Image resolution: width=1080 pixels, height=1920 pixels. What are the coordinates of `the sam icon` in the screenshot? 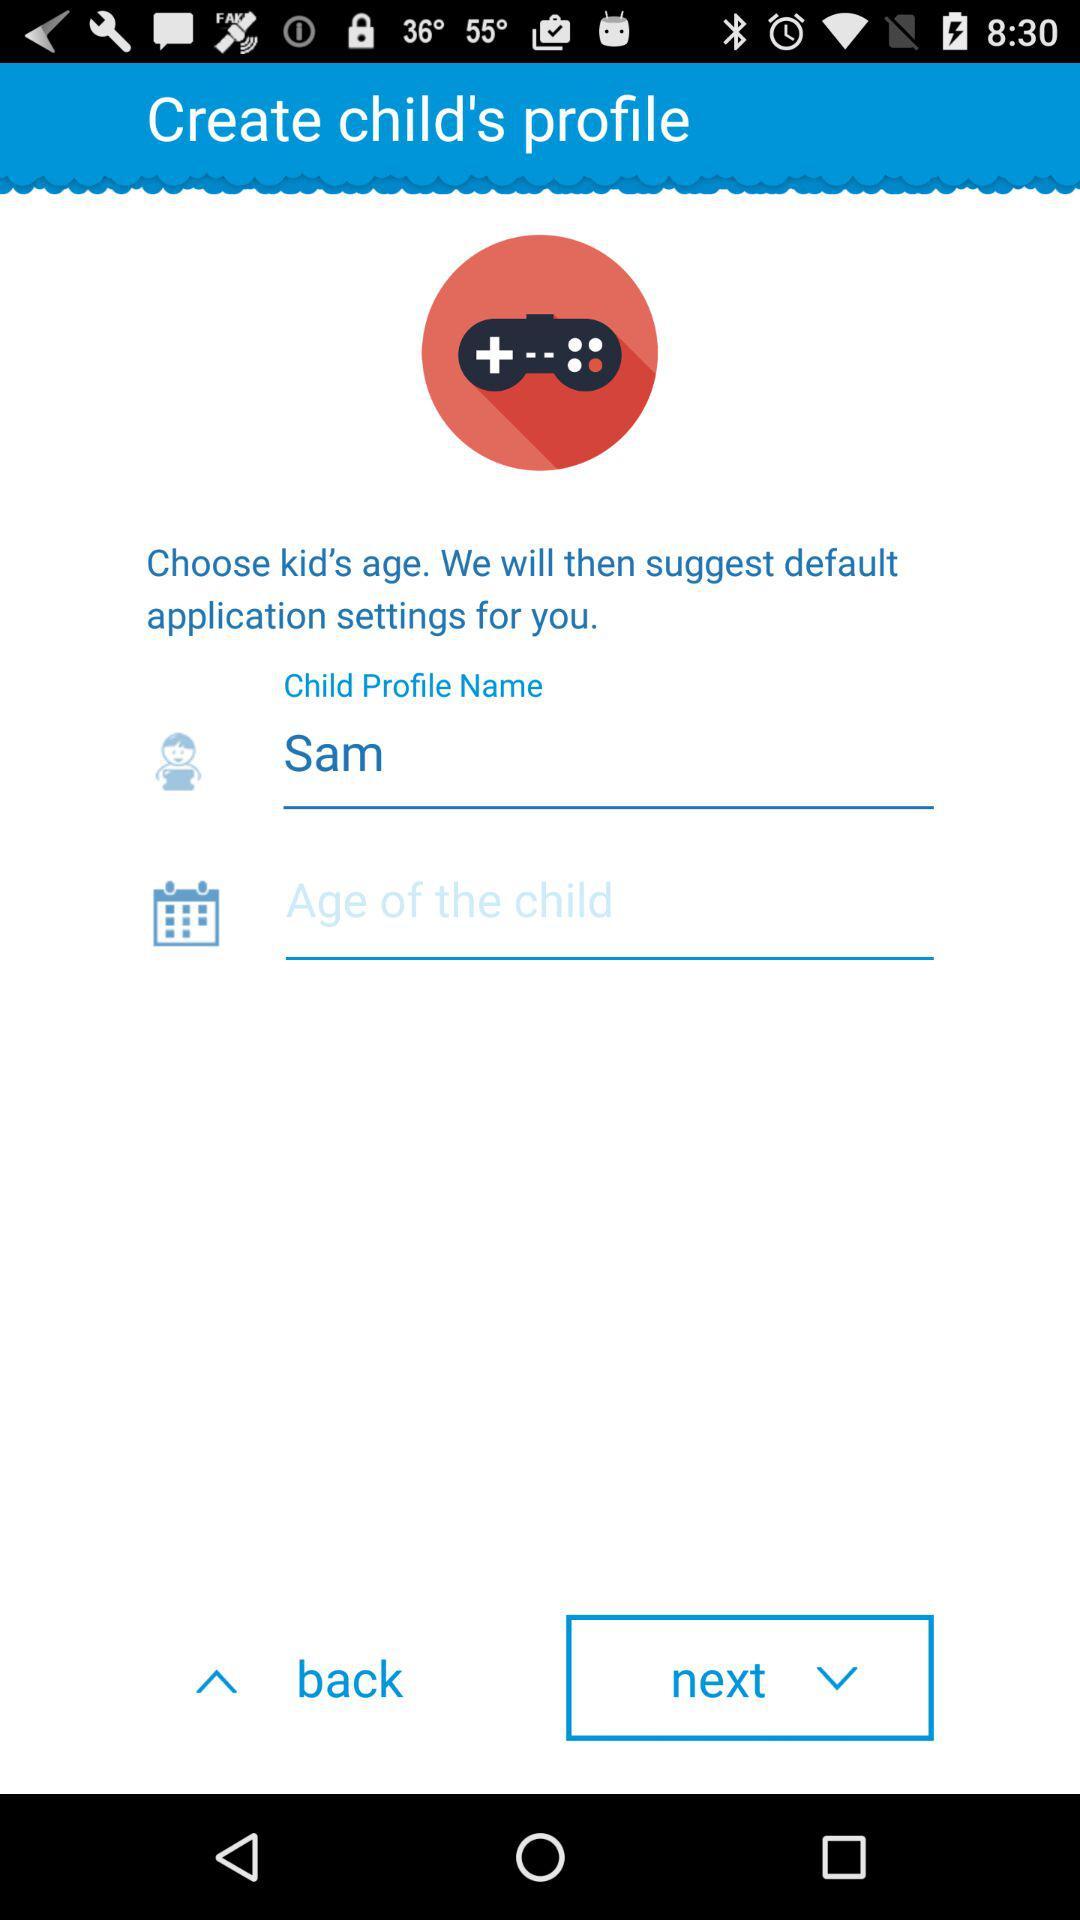 It's located at (540, 745).